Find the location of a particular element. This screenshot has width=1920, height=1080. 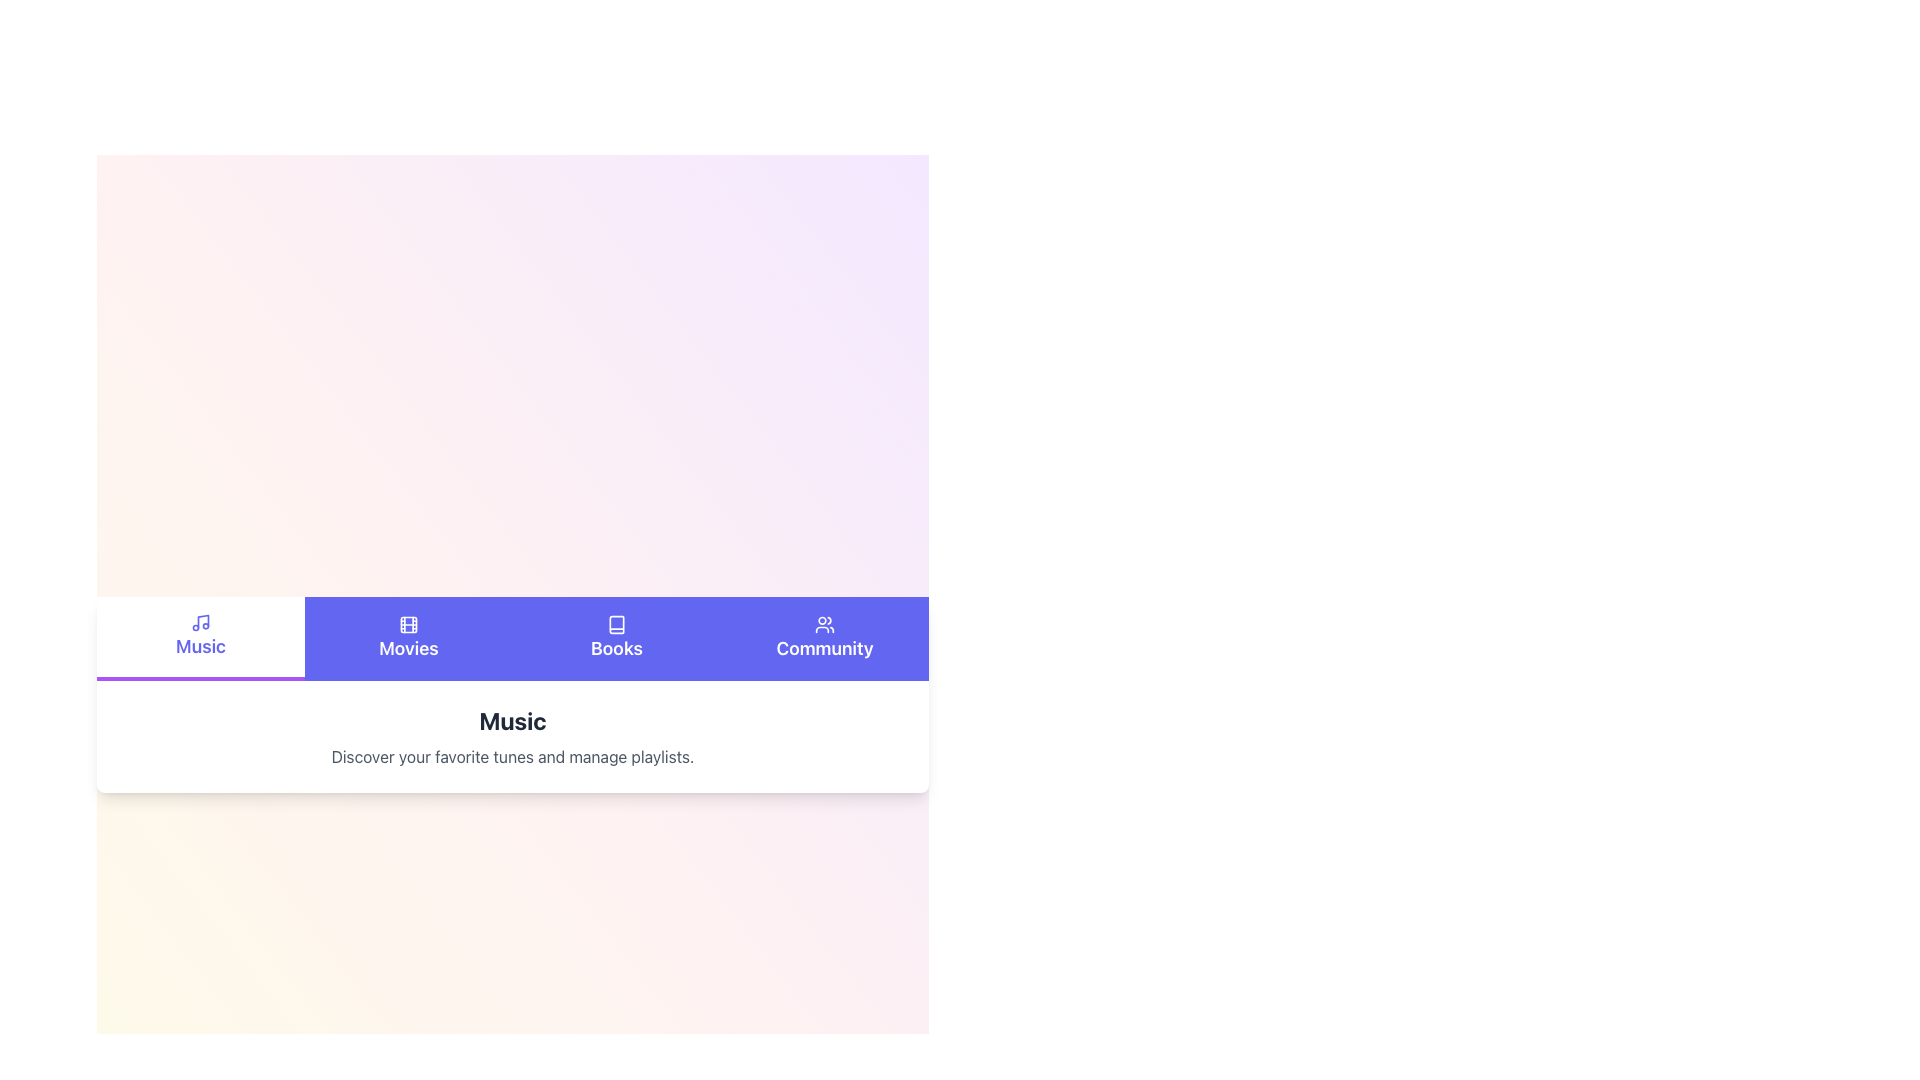

the music category icon located in the navigation panel at the top of the section is located at coordinates (201, 622).